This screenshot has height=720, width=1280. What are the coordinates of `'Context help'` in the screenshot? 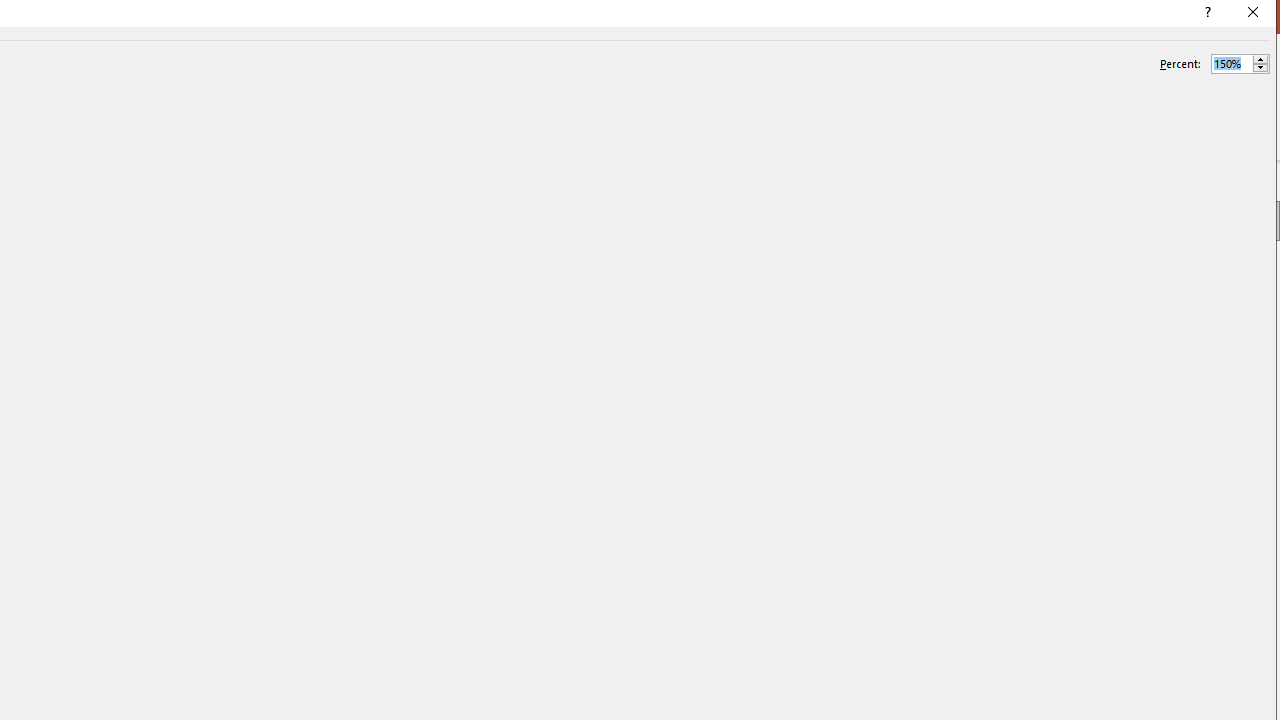 It's located at (1205, 15).